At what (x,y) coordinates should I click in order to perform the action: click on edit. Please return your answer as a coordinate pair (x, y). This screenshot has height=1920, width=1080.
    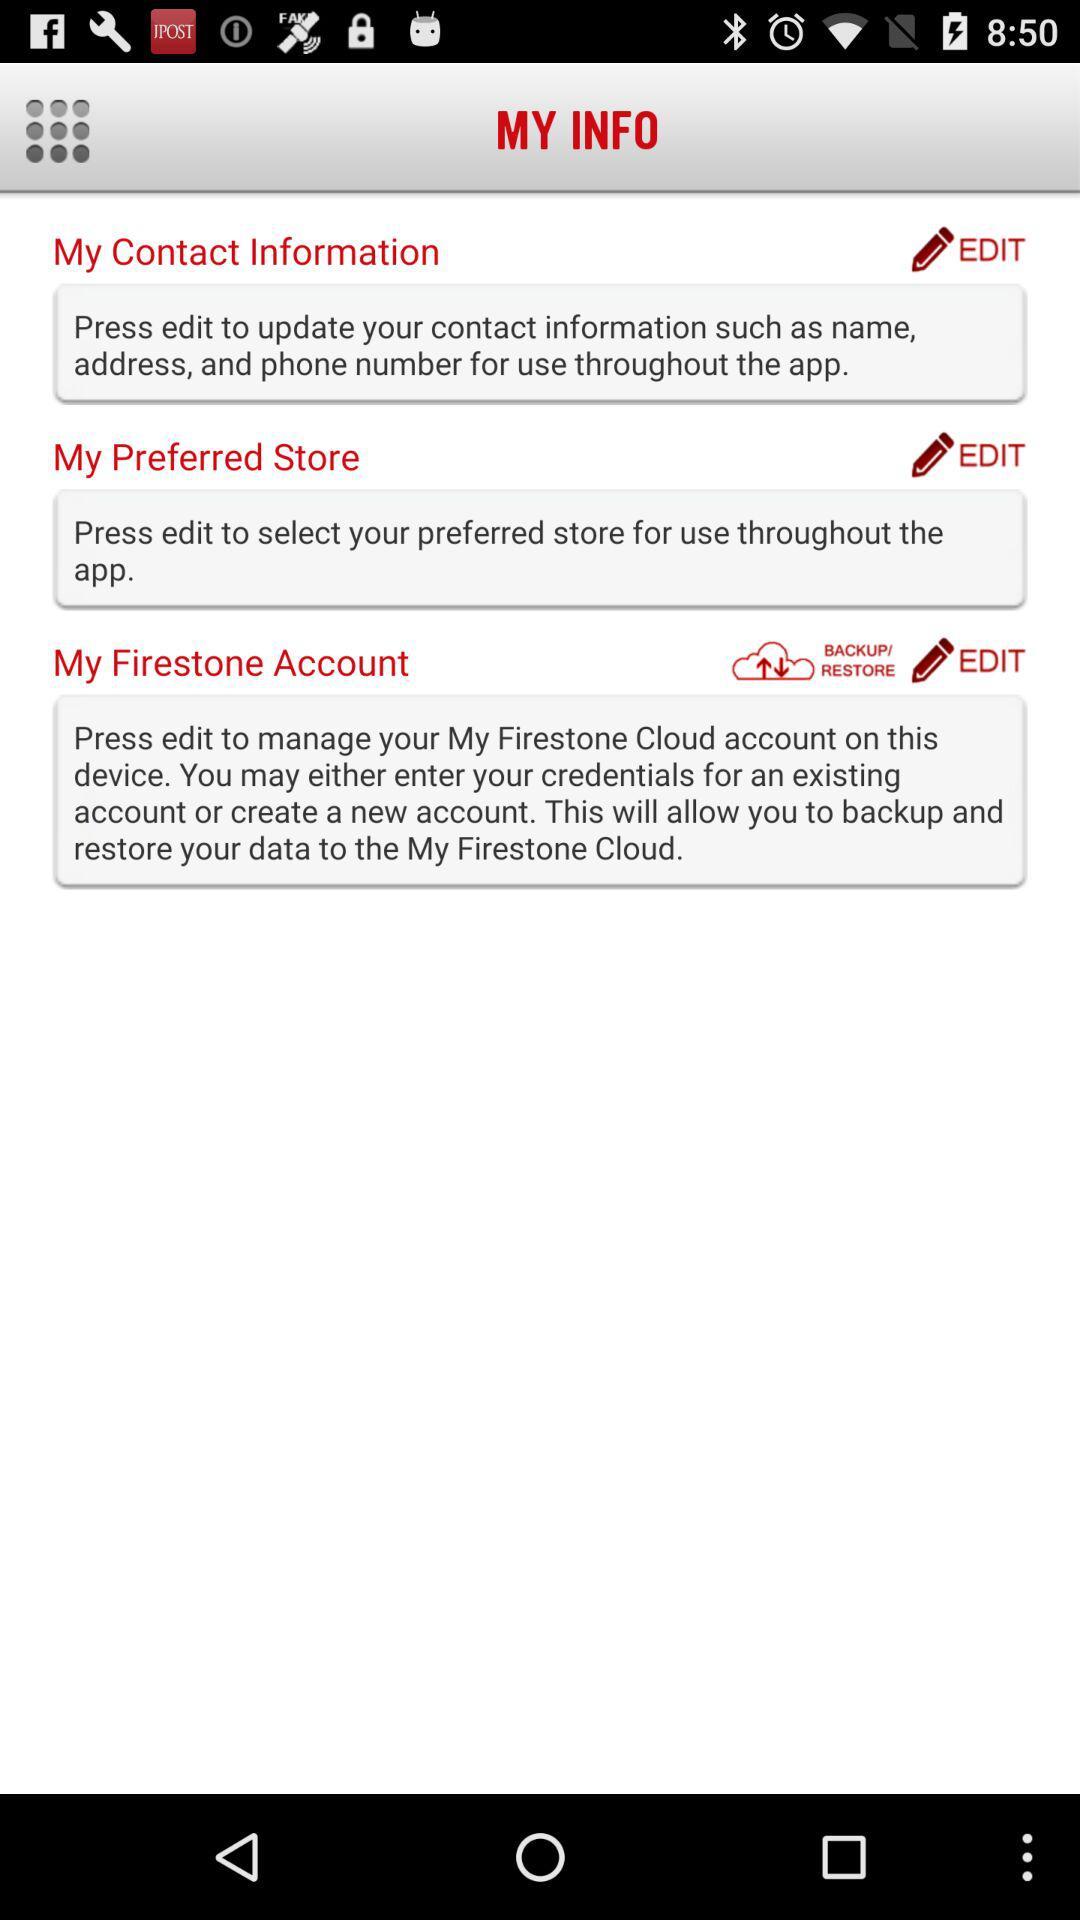
    Looking at the image, I should click on (967, 248).